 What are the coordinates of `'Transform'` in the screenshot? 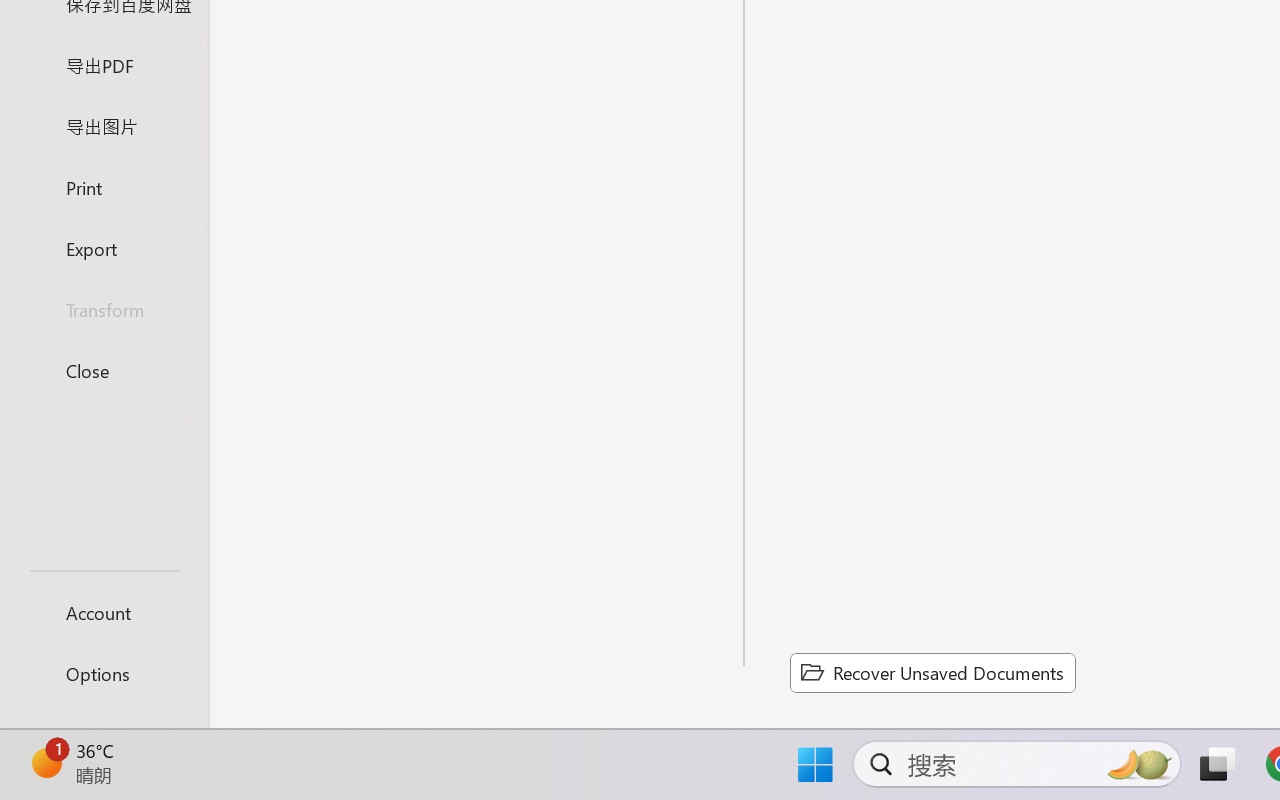 It's located at (103, 308).